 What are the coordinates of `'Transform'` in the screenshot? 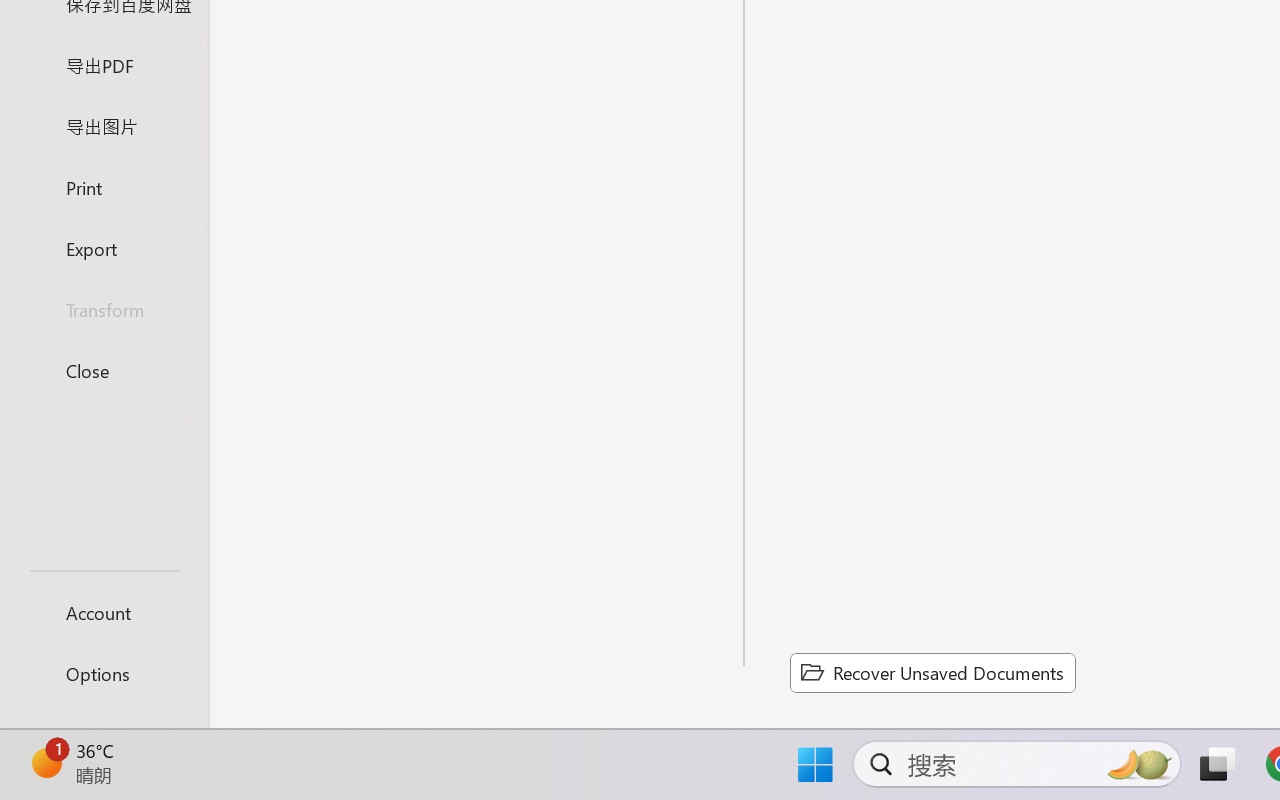 It's located at (103, 308).